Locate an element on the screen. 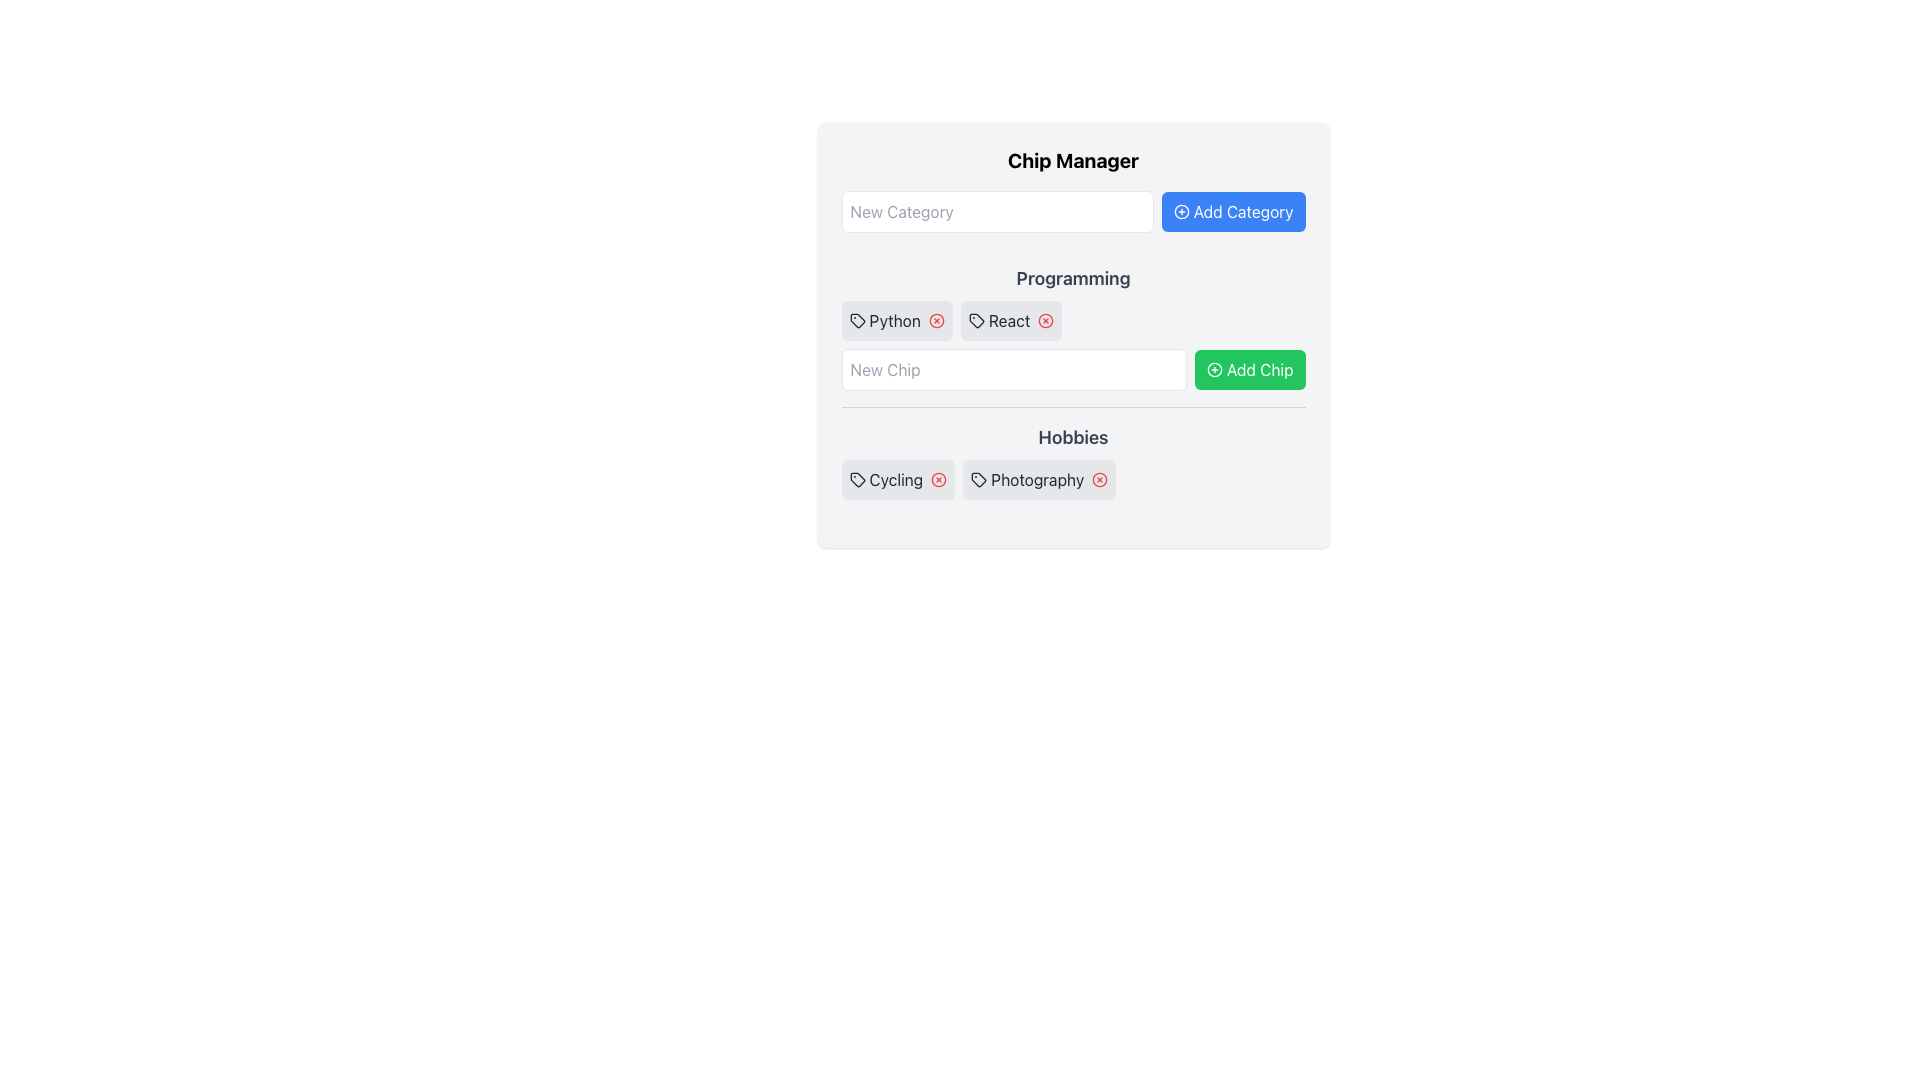  the small tag-shaped icon with a filled circular dot, located inside the left part of the 'Python' chip in the 'Programming' section is located at coordinates (857, 319).